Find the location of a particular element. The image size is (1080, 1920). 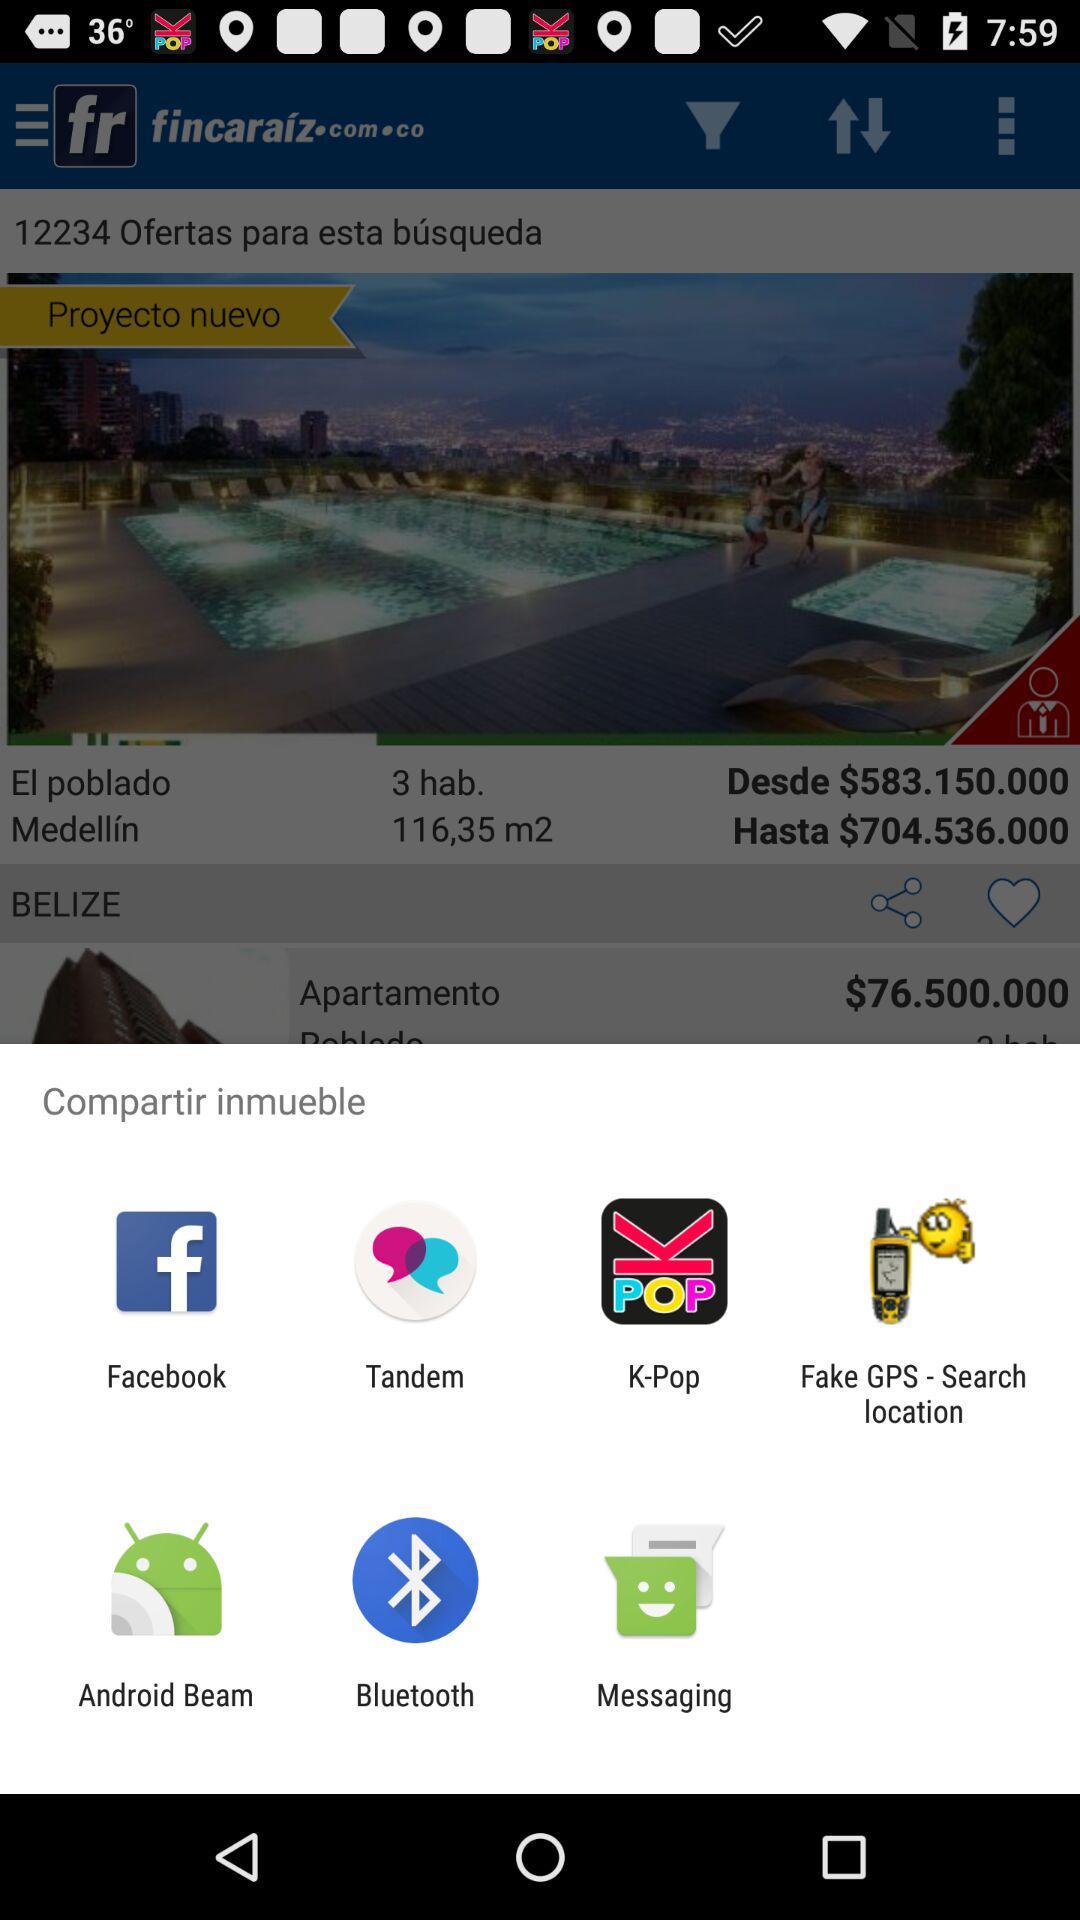

the app to the right of facebook item is located at coordinates (414, 1392).